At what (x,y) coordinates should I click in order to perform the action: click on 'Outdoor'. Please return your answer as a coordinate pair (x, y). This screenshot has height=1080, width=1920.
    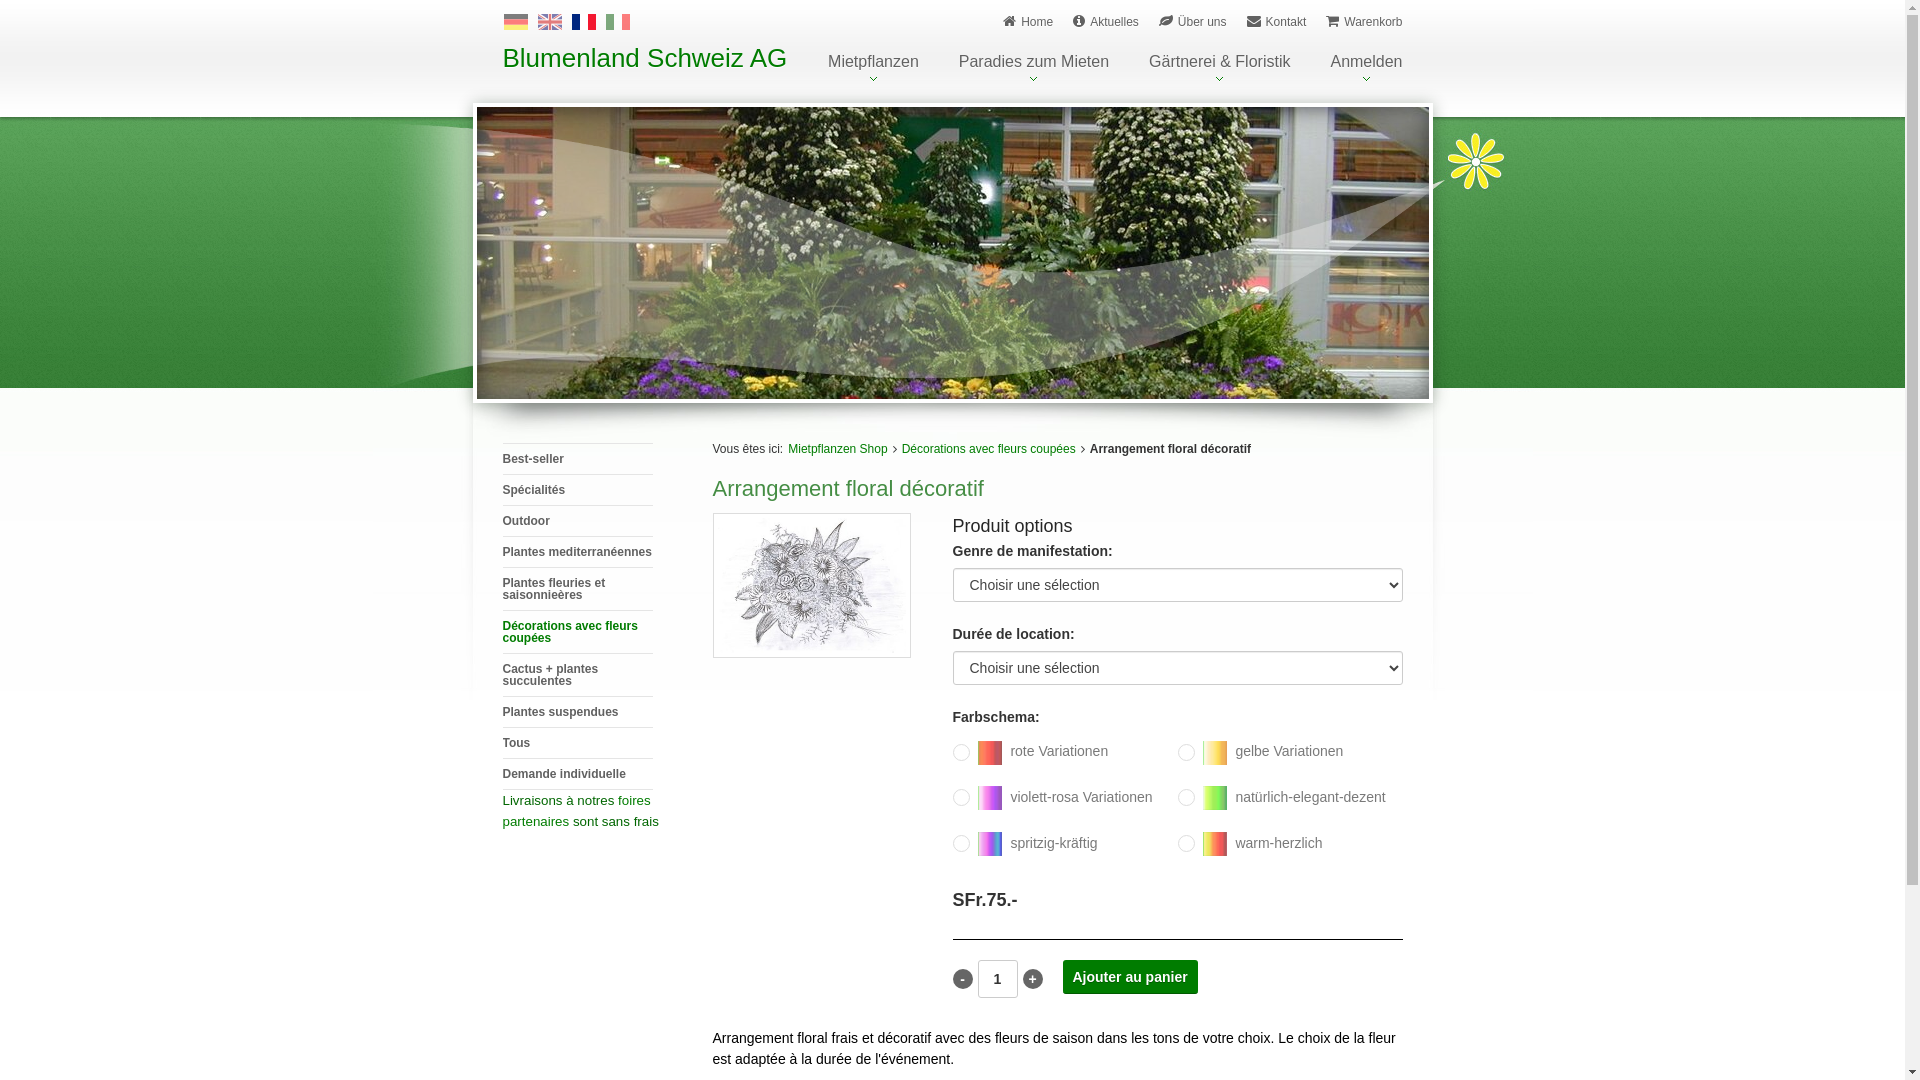
    Looking at the image, I should click on (502, 519).